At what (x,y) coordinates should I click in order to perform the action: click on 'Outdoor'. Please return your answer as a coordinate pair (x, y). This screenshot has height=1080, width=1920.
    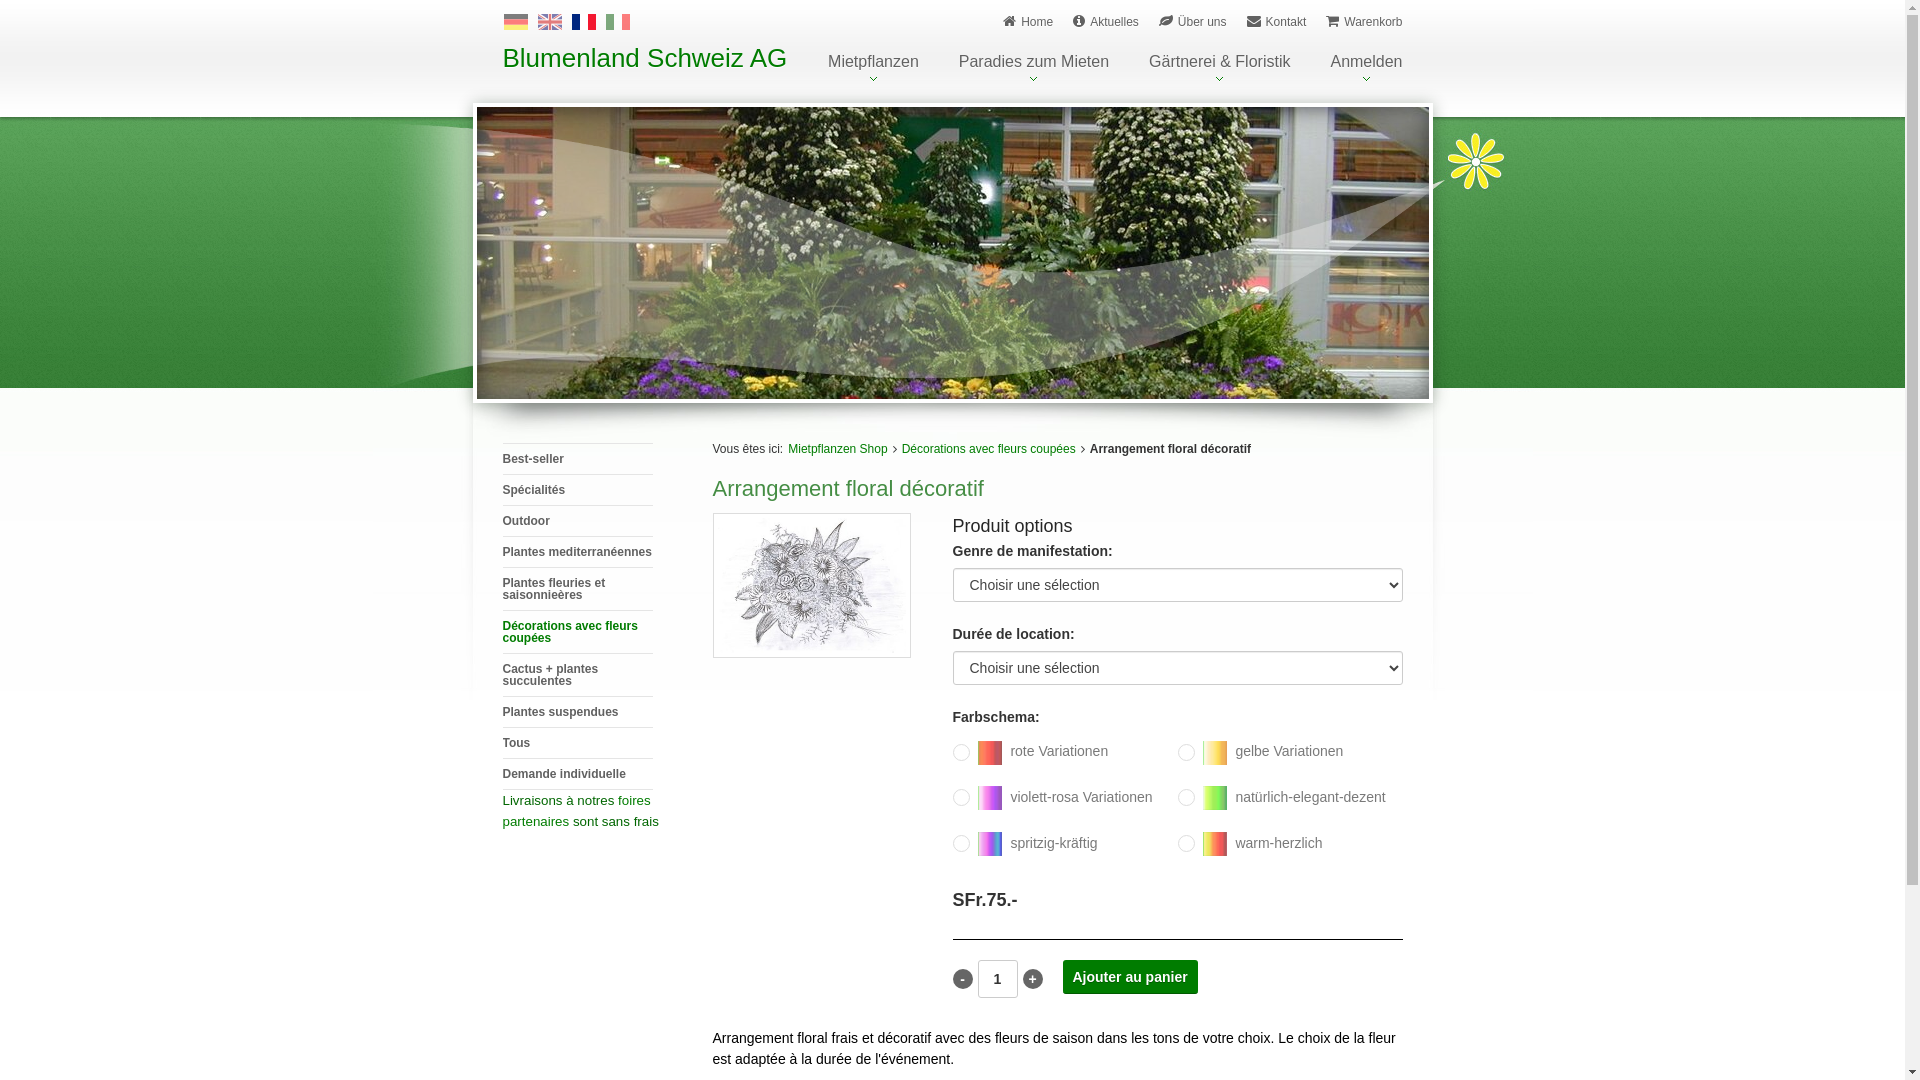
    Looking at the image, I should click on (502, 519).